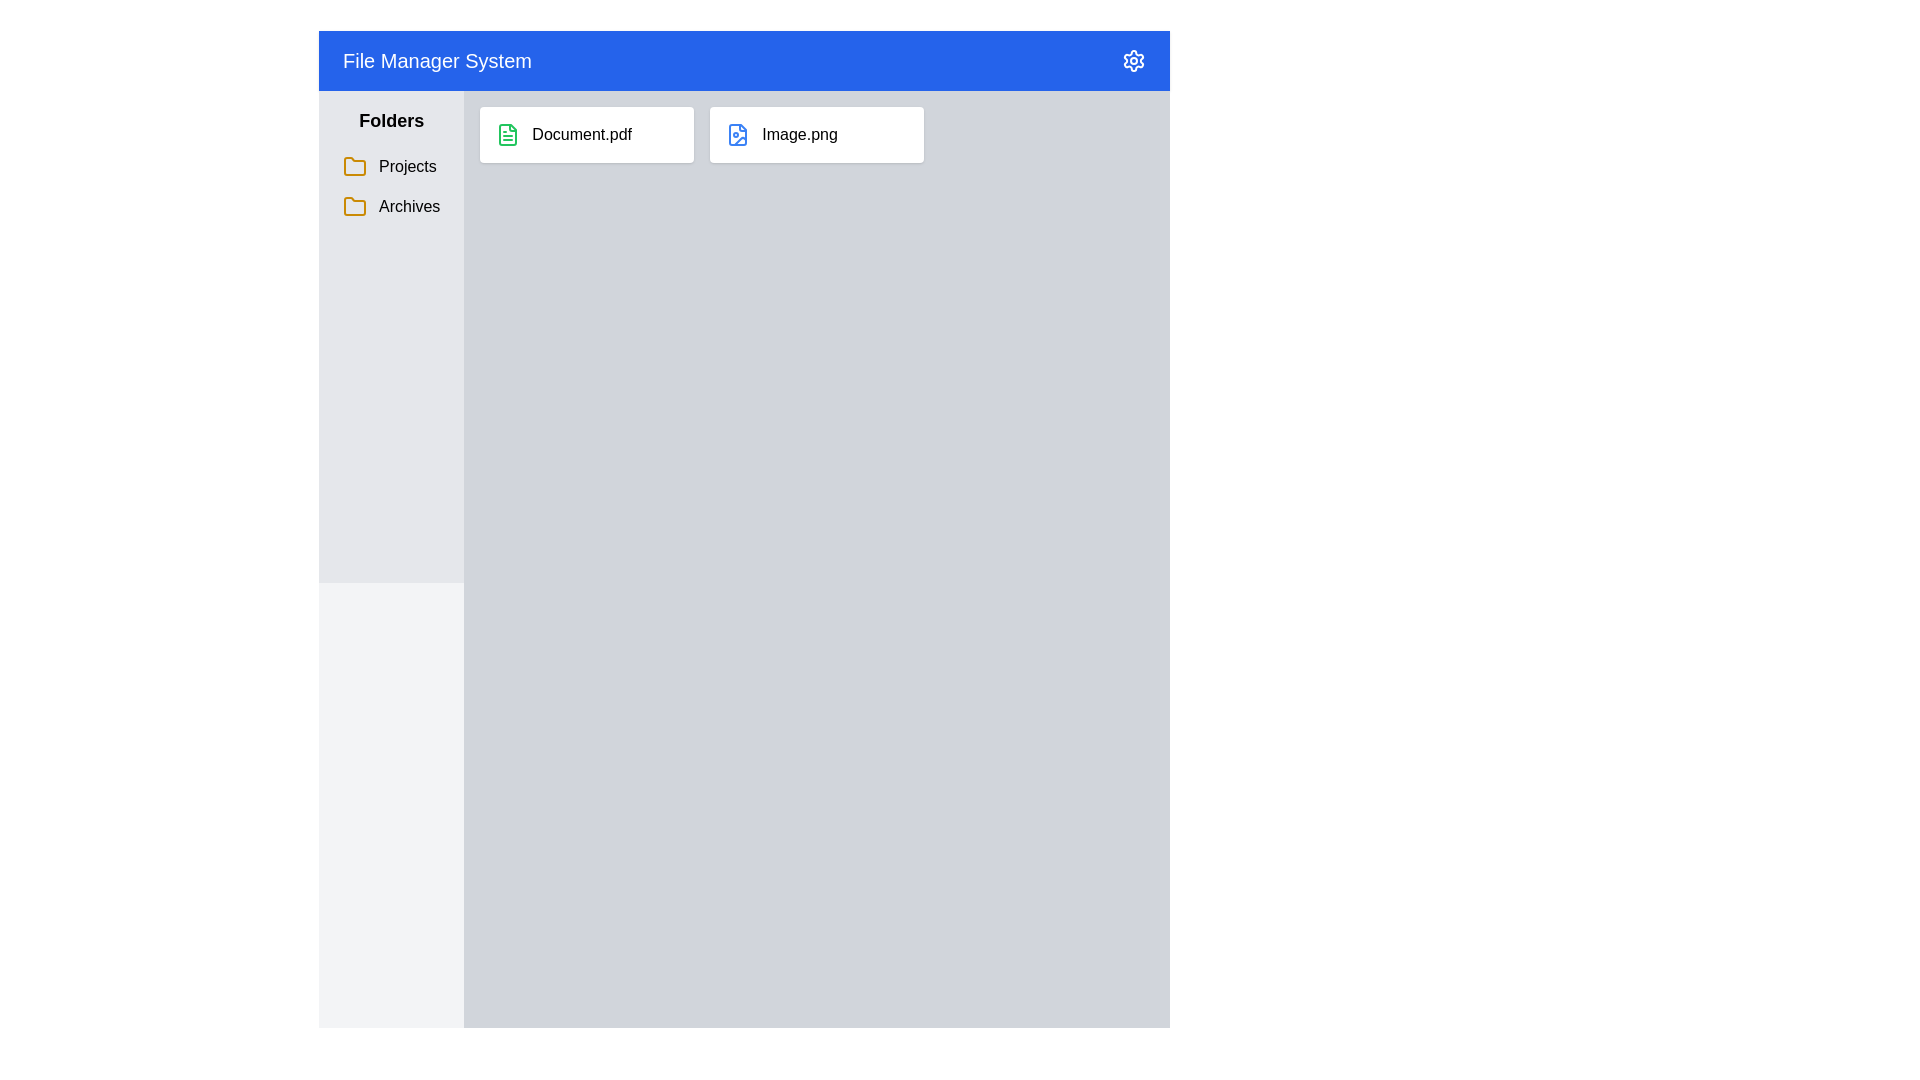 This screenshot has height=1080, width=1920. Describe the element at coordinates (737, 135) in the screenshot. I see `the details of the image file icon representing 'Image.png', which is located in the second file entry of the horizontally structured list` at that location.